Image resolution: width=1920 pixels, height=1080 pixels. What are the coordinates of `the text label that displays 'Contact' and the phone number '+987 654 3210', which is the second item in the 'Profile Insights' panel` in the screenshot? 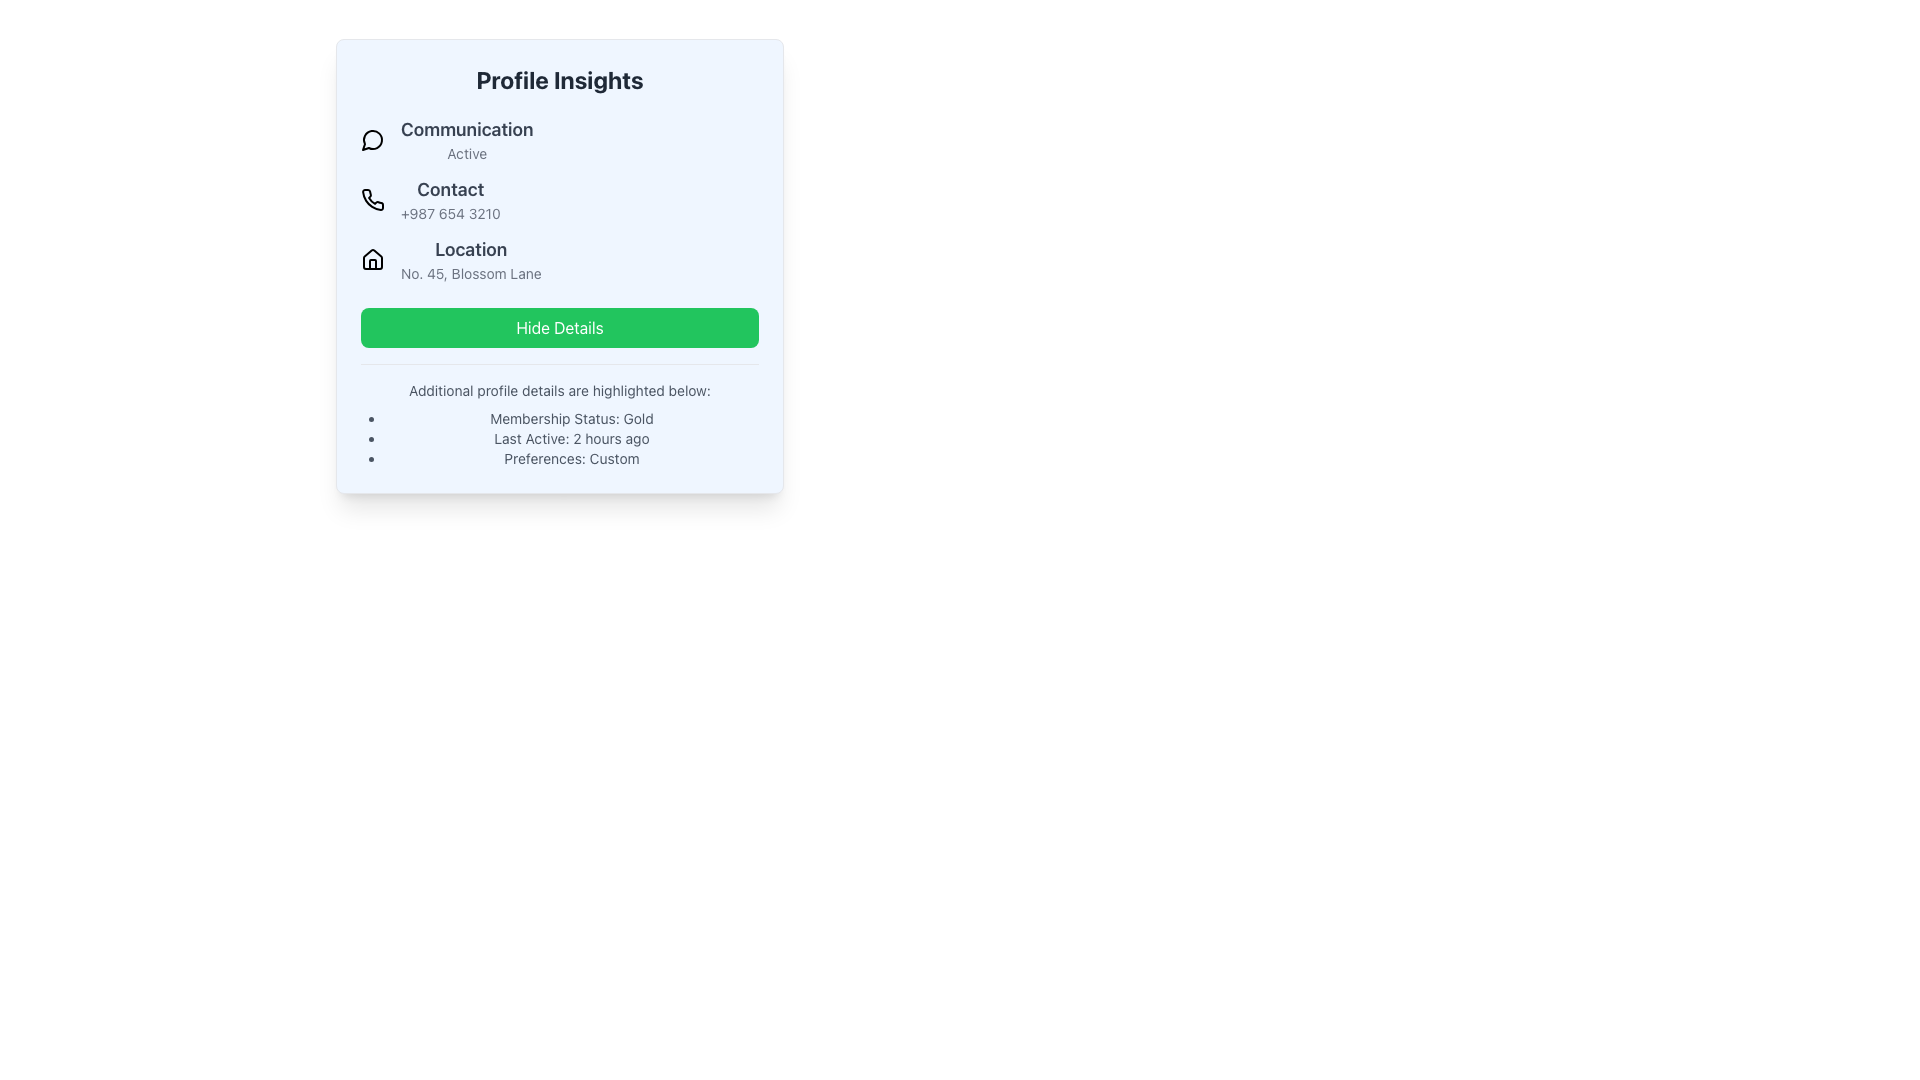 It's located at (449, 200).